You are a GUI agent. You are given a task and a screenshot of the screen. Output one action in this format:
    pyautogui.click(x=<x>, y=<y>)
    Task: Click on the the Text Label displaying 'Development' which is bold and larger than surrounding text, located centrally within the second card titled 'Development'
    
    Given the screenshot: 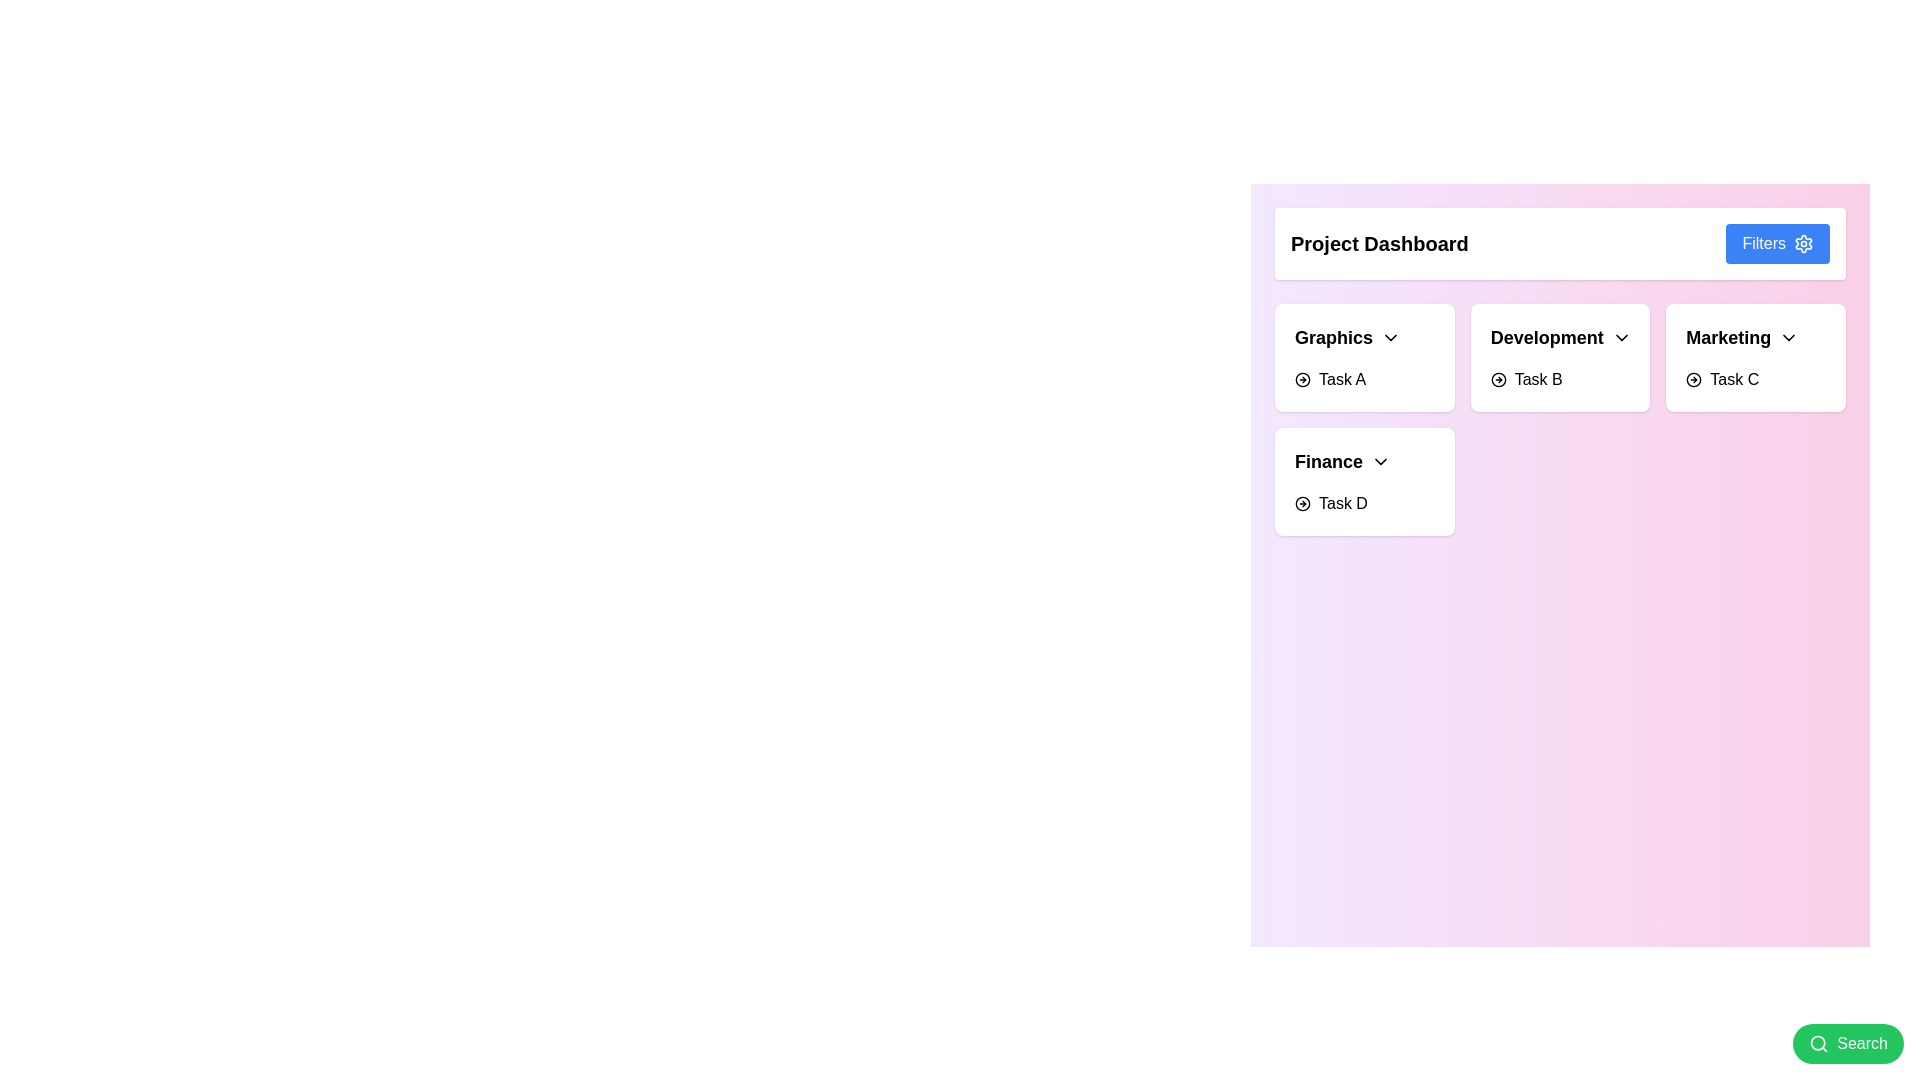 What is the action you would take?
    pyautogui.click(x=1546, y=337)
    